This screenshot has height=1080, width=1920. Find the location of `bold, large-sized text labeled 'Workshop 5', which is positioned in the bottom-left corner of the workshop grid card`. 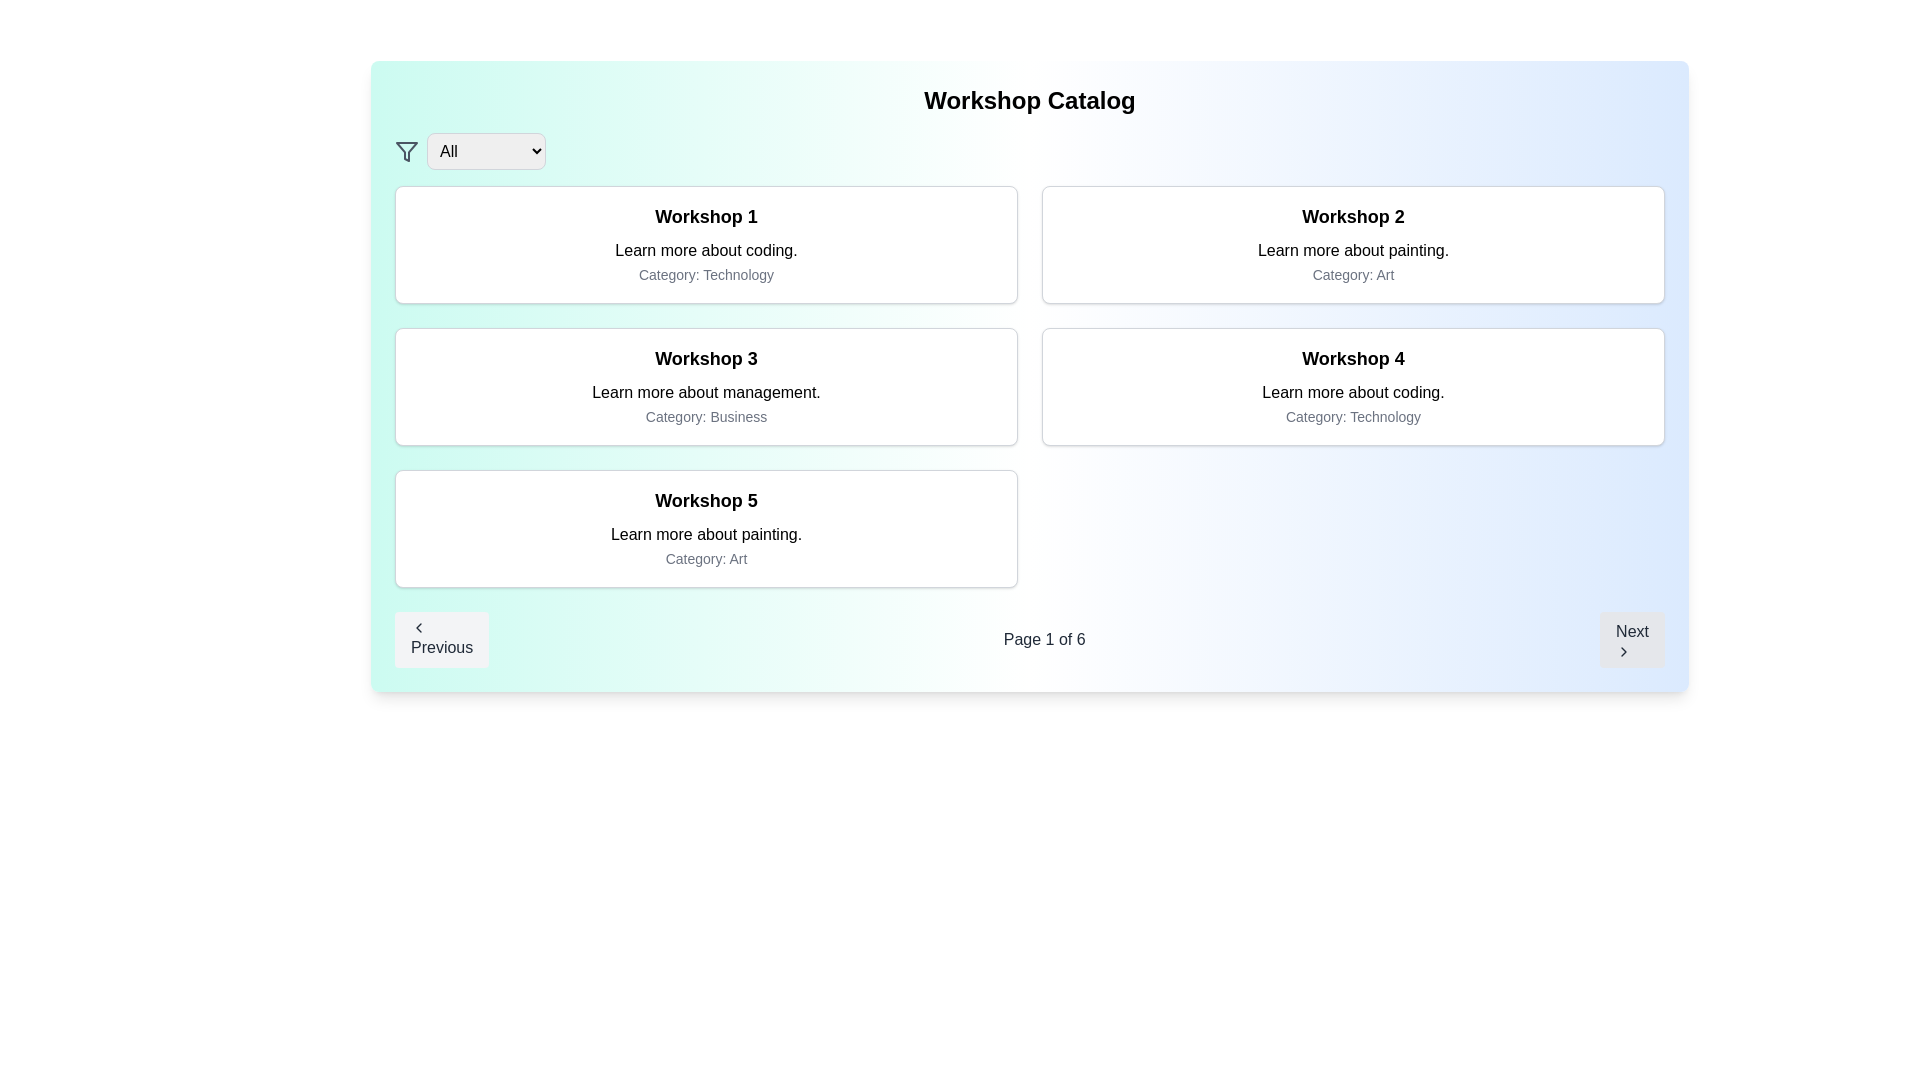

bold, large-sized text labeled 'Workshop 5', which is positioned in the bottom-left corner of the workshop grid card is located at coordinates (706, 500).